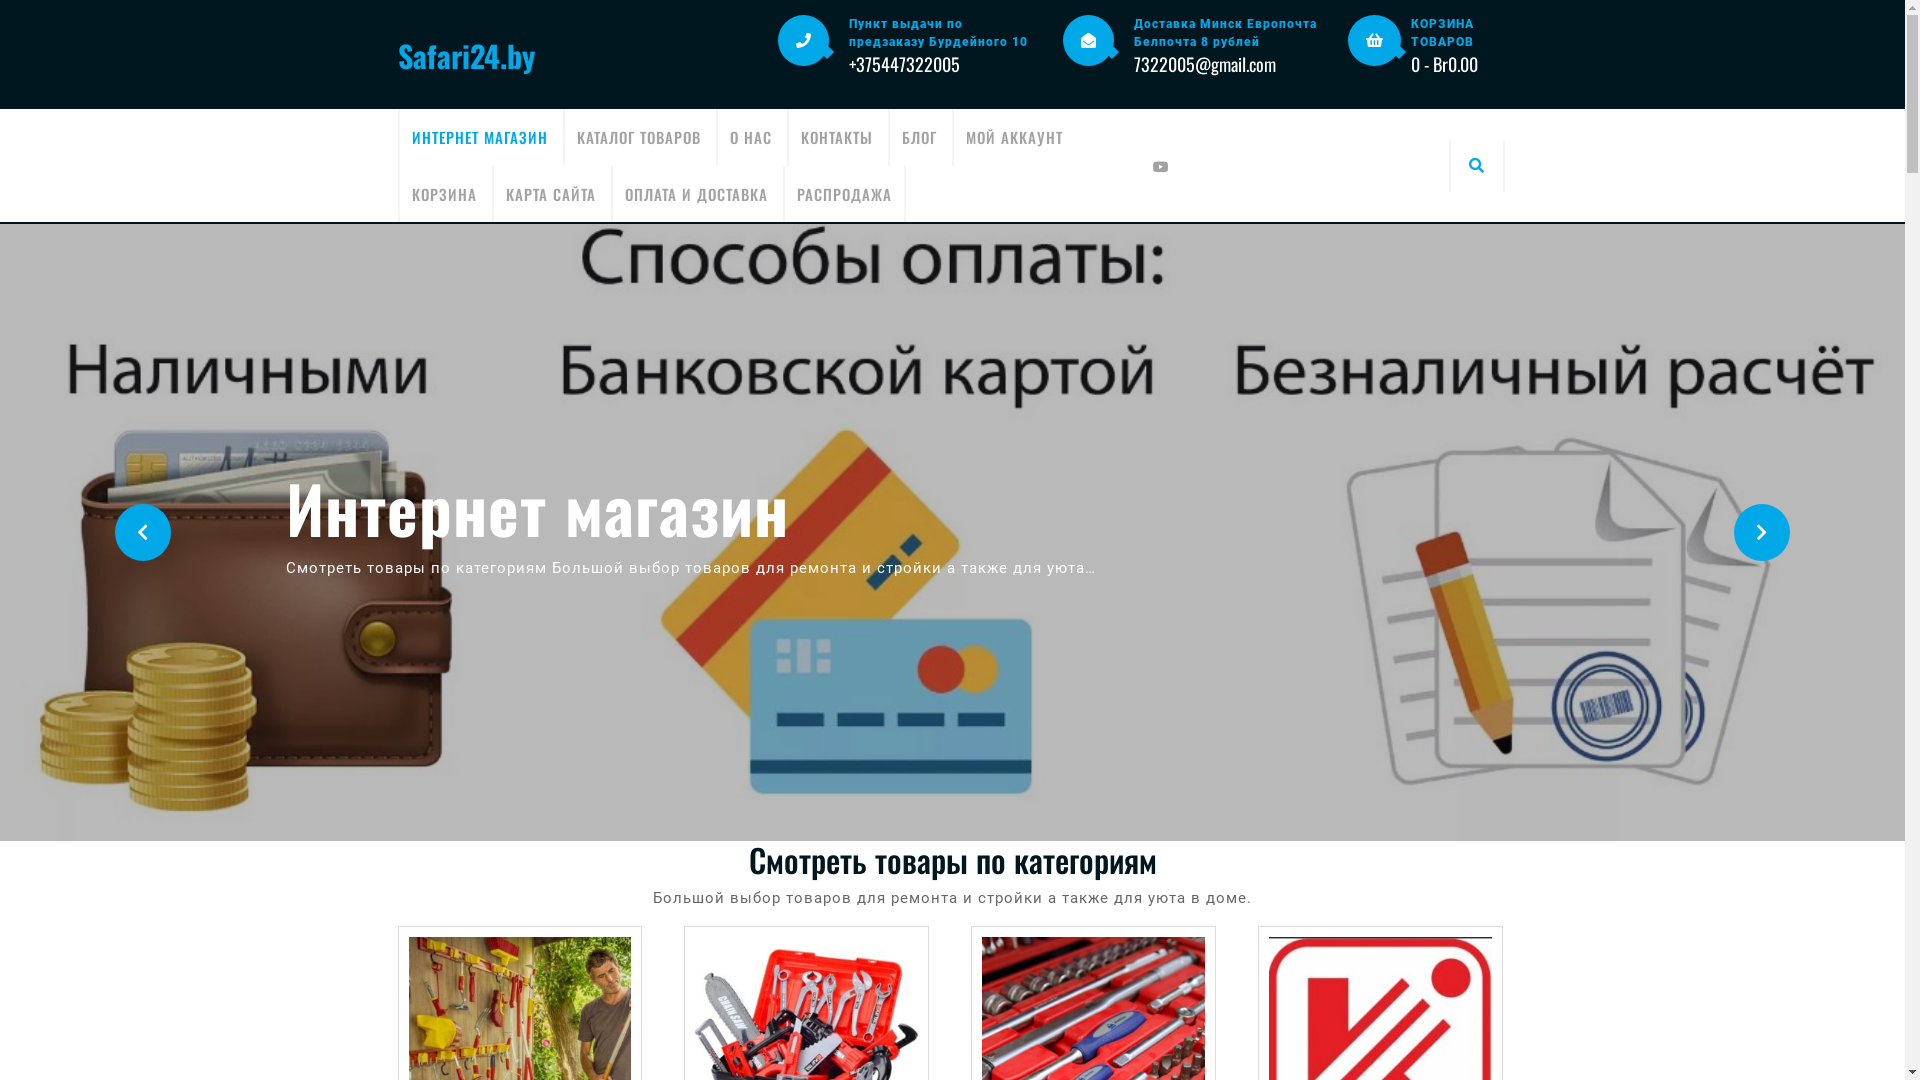 This screenshot has height=1080, width=1920. Describe the element at coordinates (465, 53) in the screenshot. I see `'Safari24.by'` at that location.